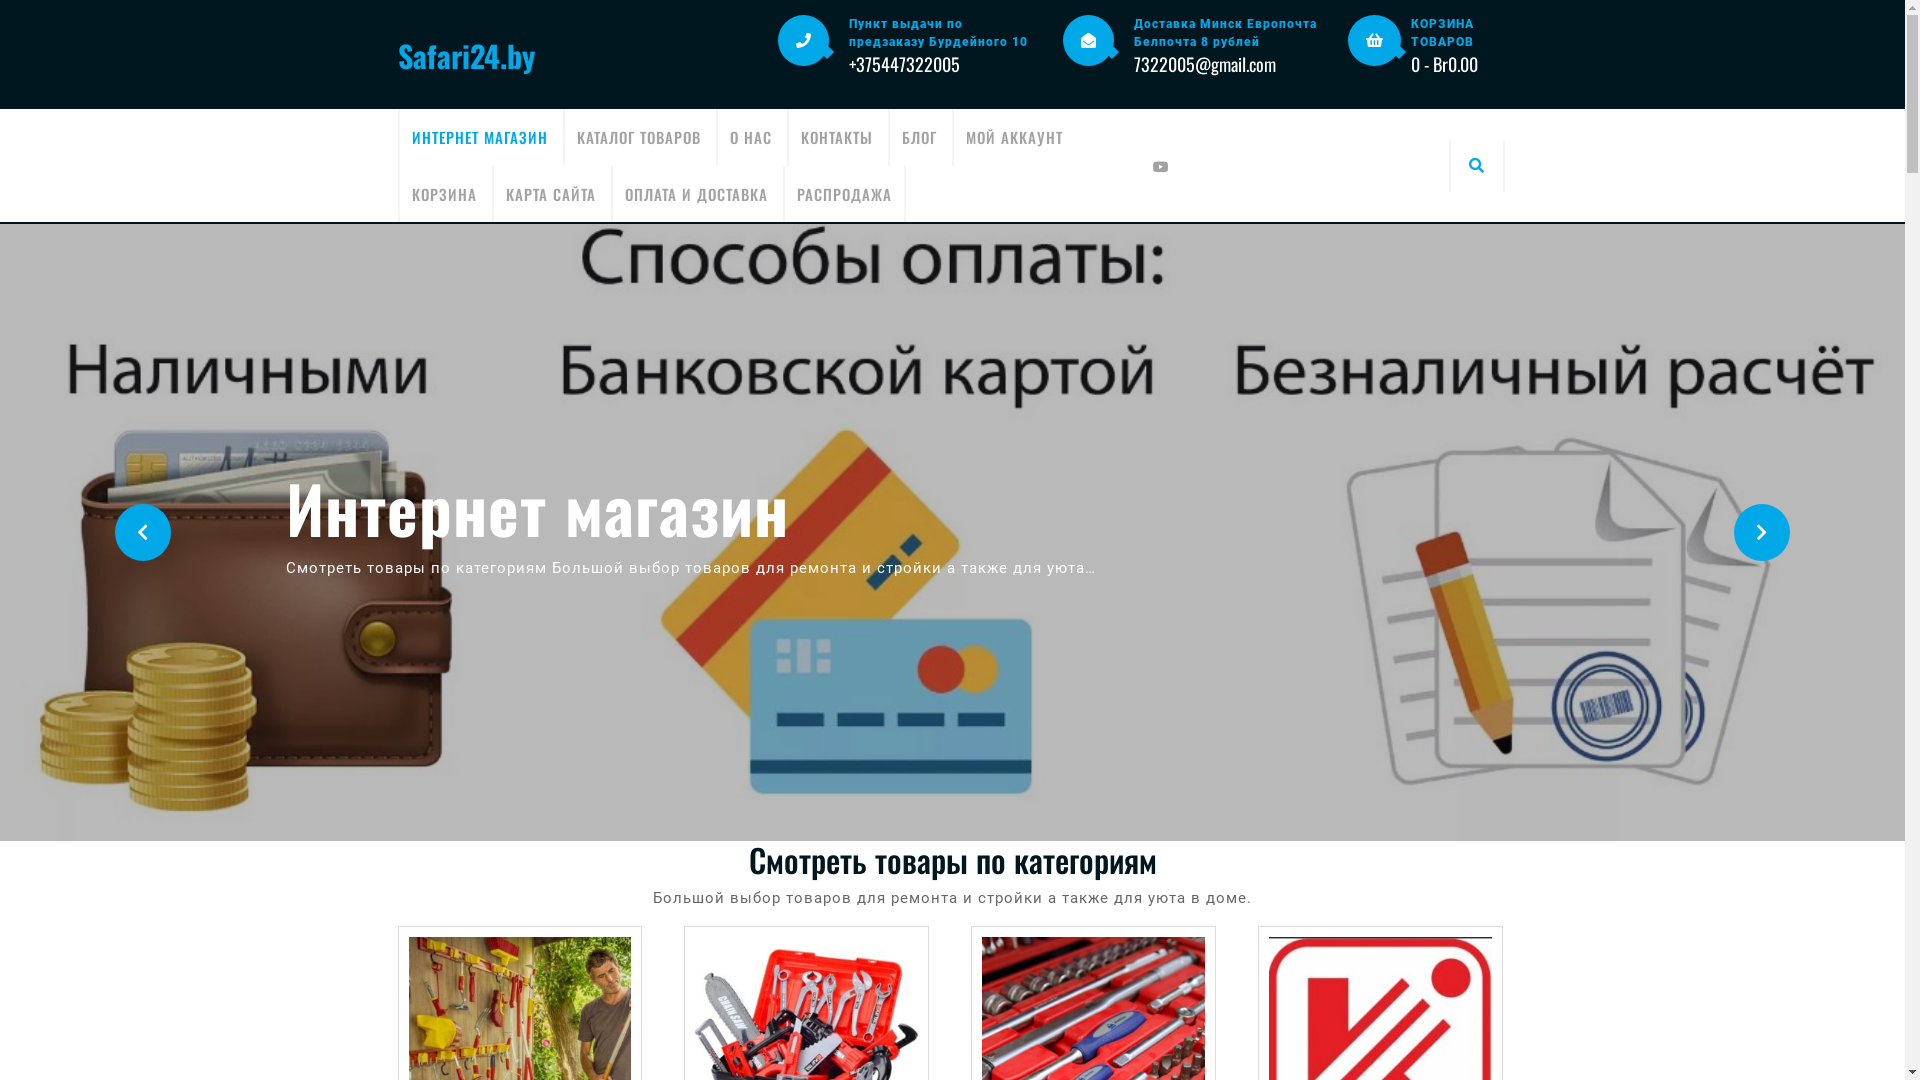 This screenshot has height=1080, width=1920. Describe the element at coordinates (465, 53) in the screenshot. I see `'Safari24.by'` at that location.